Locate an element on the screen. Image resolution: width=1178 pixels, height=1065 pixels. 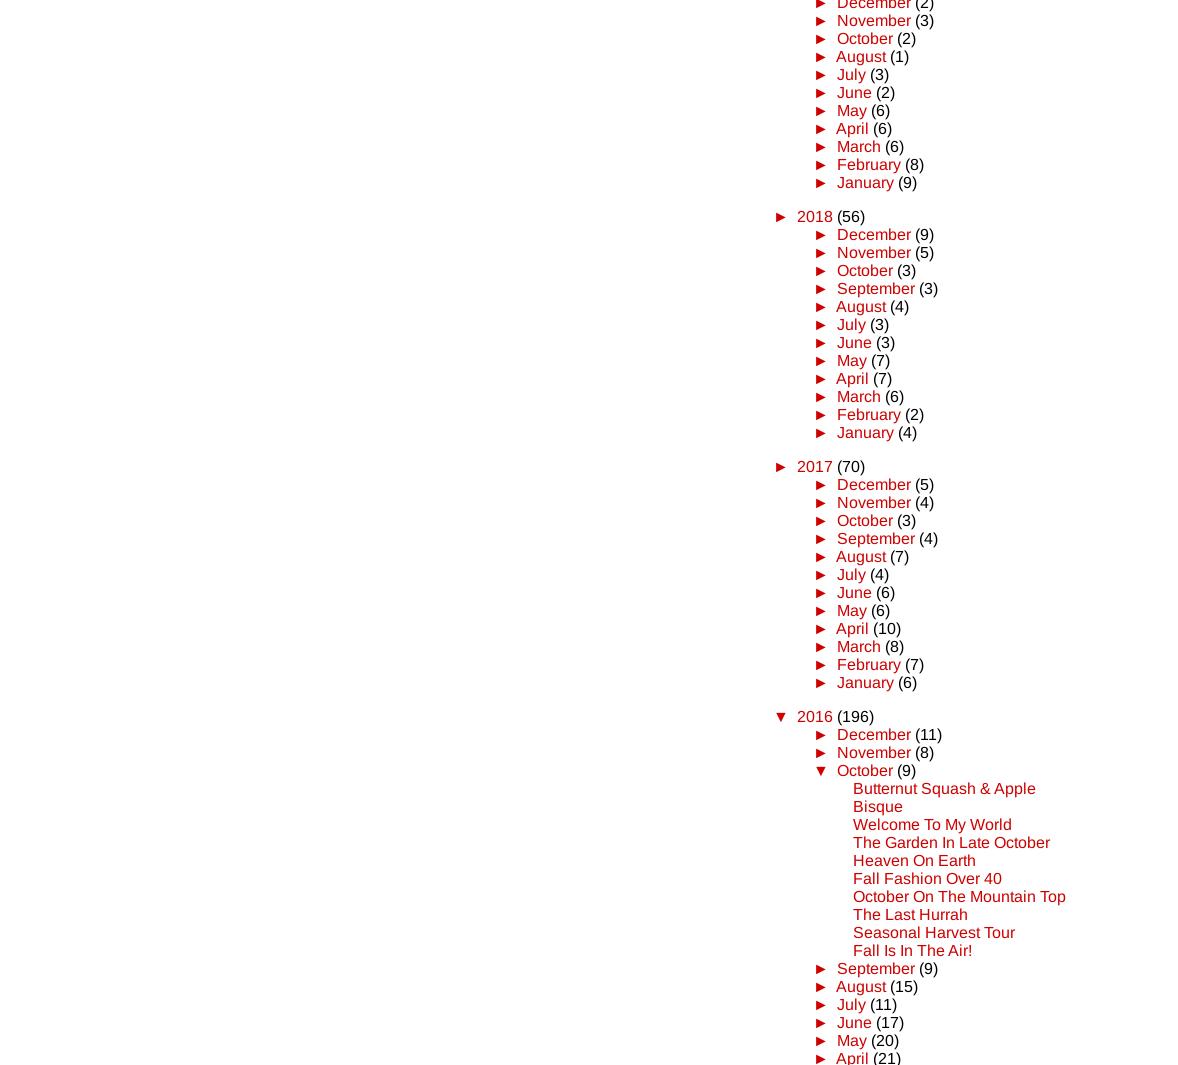
'2017' is located at coordinates (812, 464).